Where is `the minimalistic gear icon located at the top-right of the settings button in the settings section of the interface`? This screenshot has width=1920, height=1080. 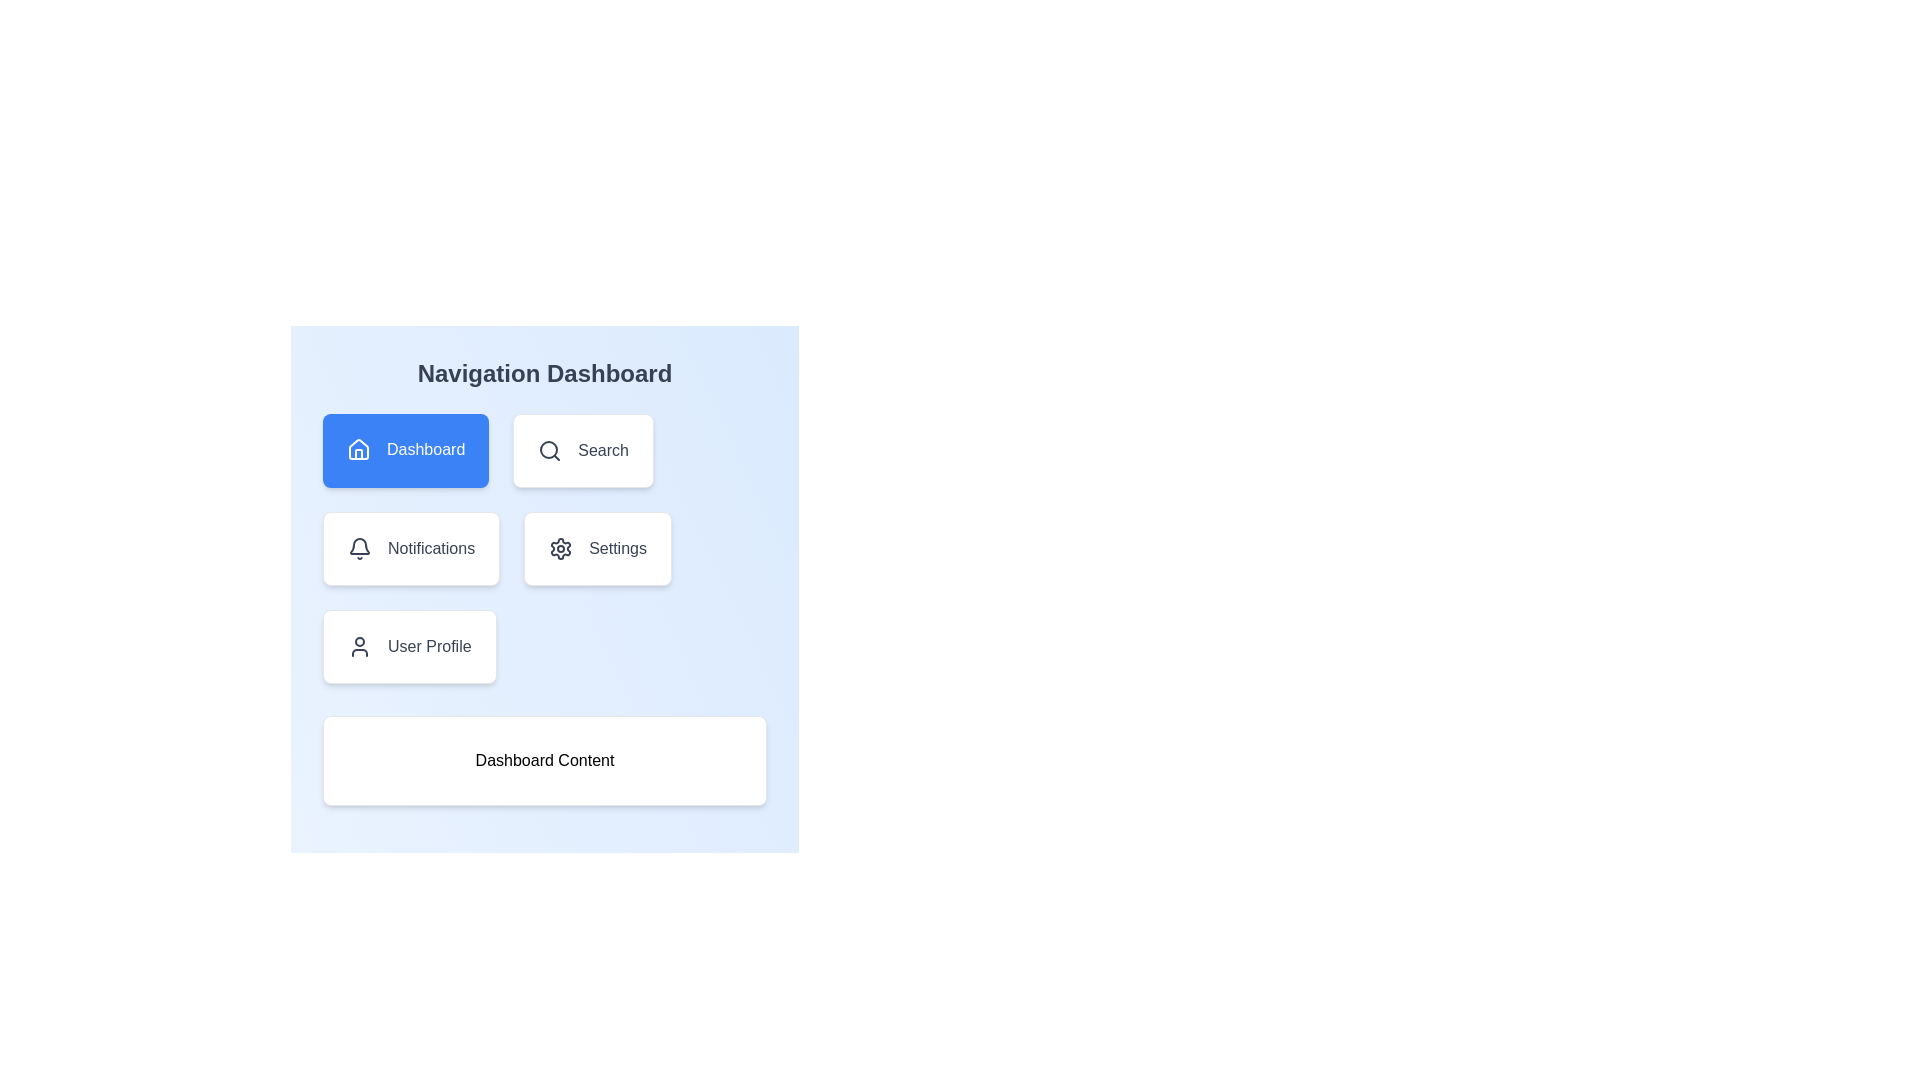 the minimalistic gear icon located at the top-right of the settings button in the settings section of the interface is located at coordinates (560, 548).